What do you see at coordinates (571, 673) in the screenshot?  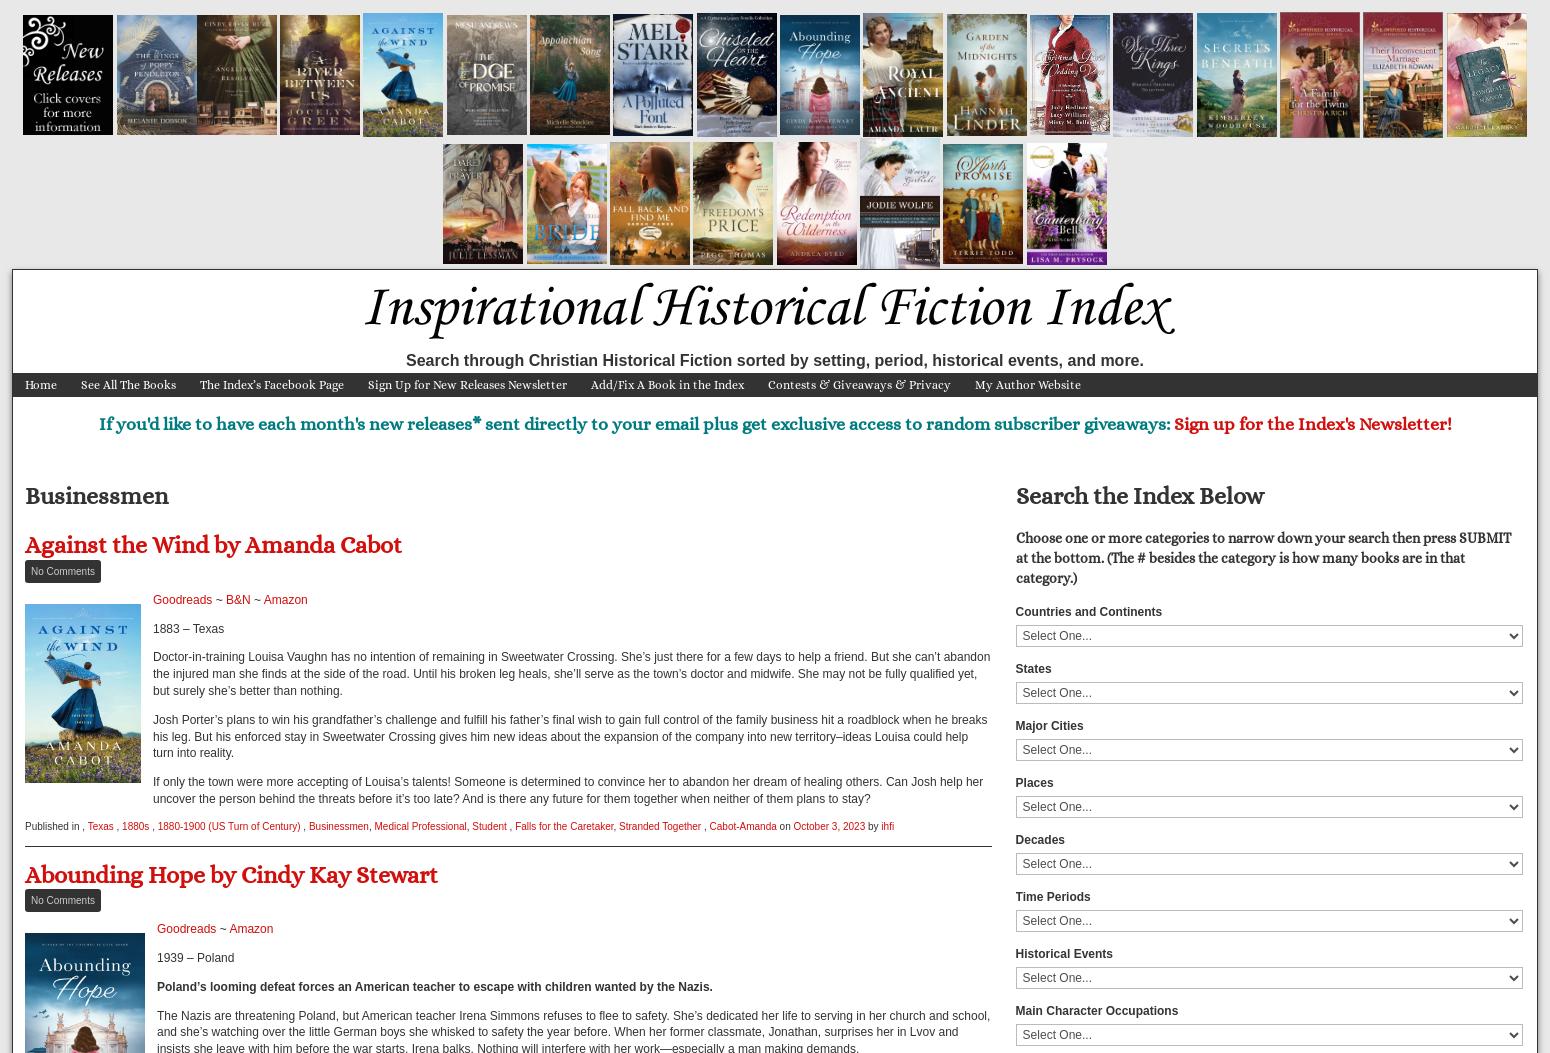 I see `'Doctor-in-training Louisa Vaughn has no intention of remaining in Sweetwater Crossing. She’s just there for a few days to help a friend. But she can’t abandon the injured man she finds at the side of the road. Until his broken leg heals, she’ll serve as the town’s doctor and midwife. She may not be fully qualified yet, but surely she’s better than nothing.'` at bounding box center [571, 673].